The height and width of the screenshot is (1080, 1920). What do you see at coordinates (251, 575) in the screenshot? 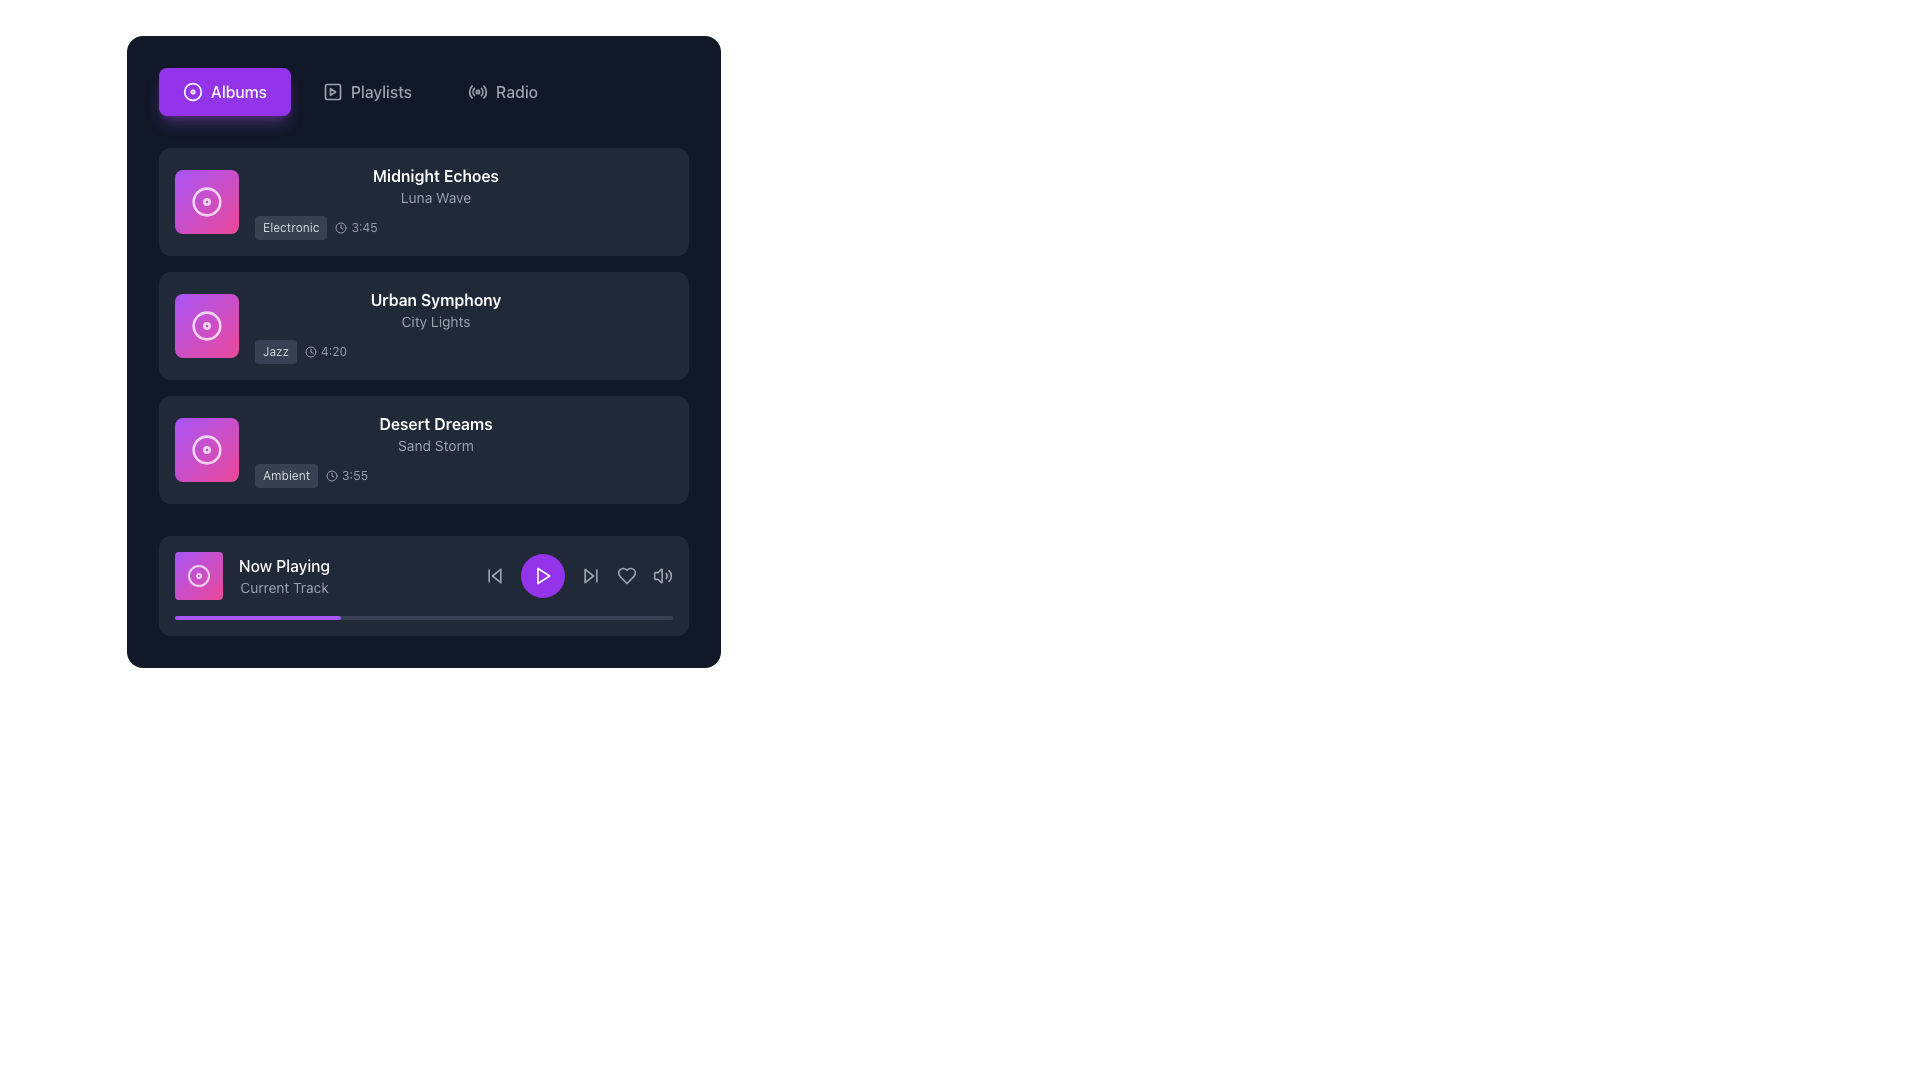
I see `the displayed information of the Media Indicator, which is the leftmost element in the footer section, featuring a distinctive gradient circular icon and text` at bounding box center [251, 575].